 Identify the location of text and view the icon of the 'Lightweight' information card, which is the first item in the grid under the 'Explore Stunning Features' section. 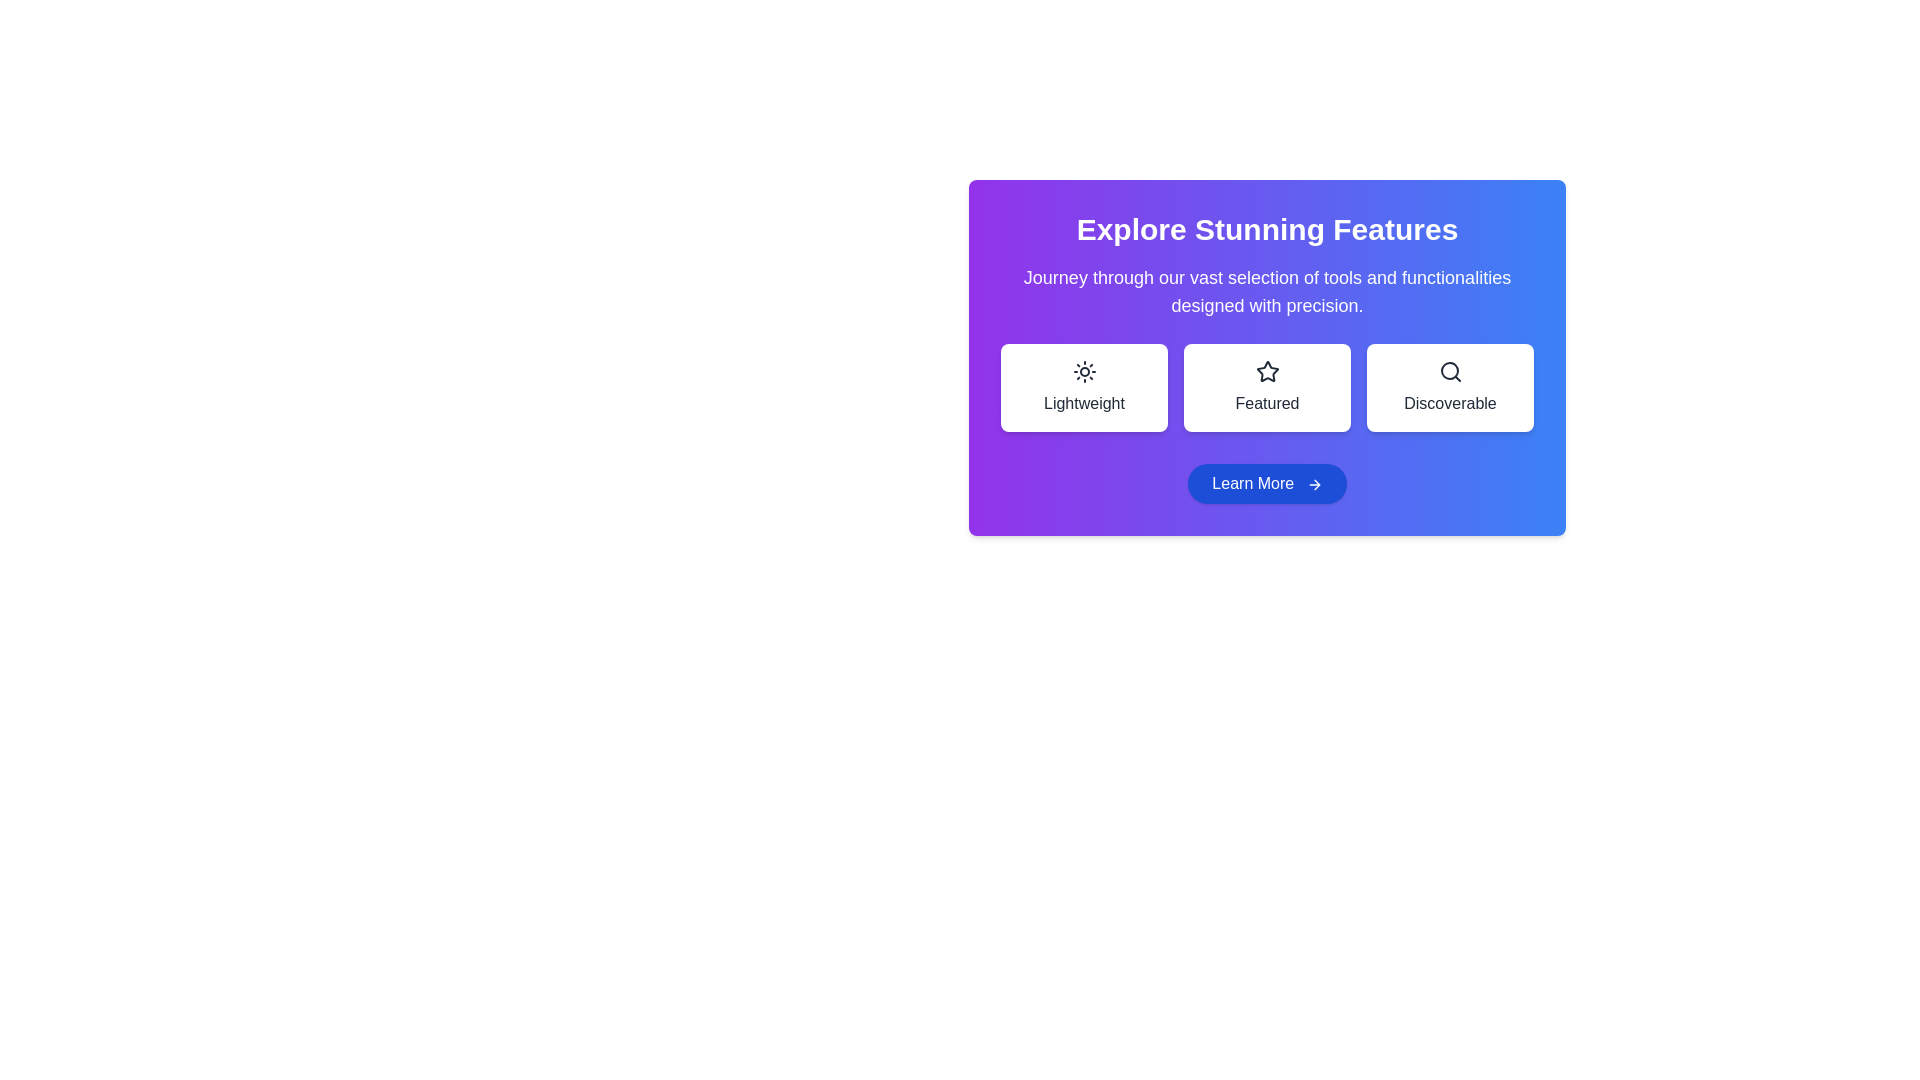
(1083, 388).